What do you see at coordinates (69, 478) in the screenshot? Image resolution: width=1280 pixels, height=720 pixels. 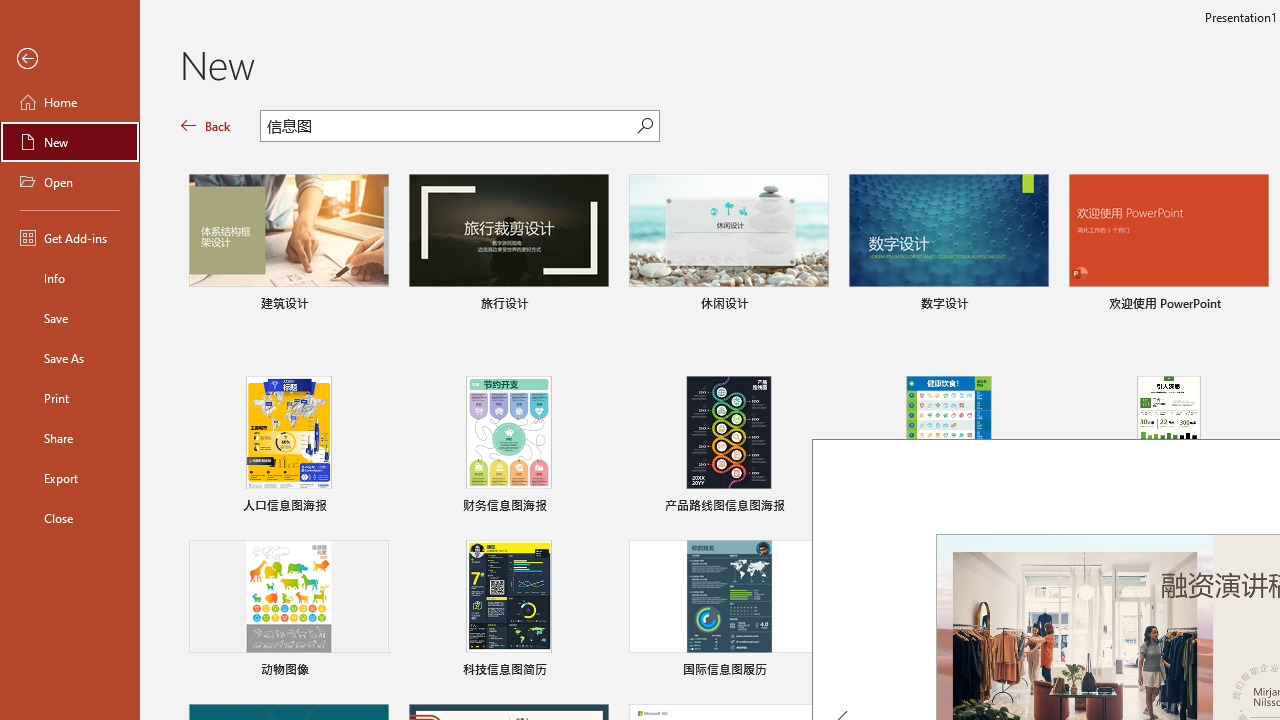 I see `'Export'` at bounding box center [69, 478].